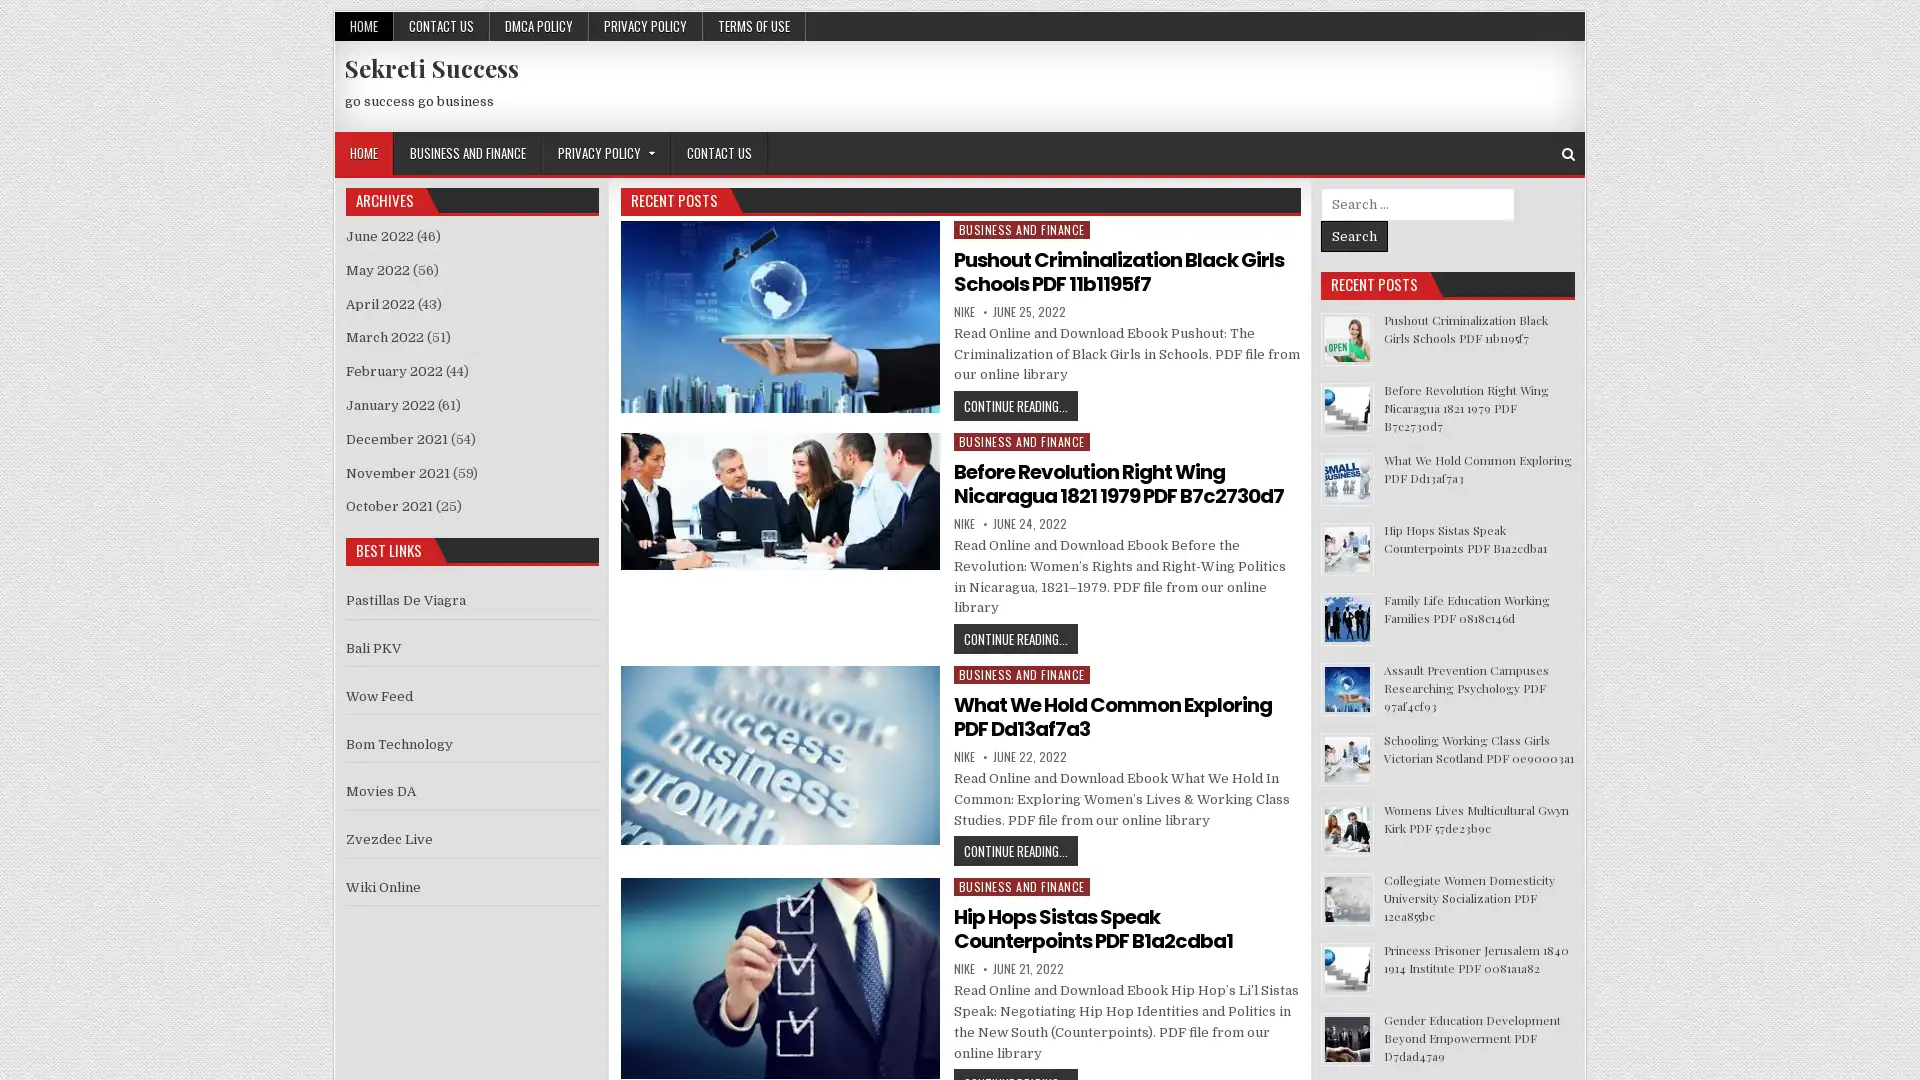 The height and width of the screenshot is (1080, 1920). What do you see at coordinates (1354, 235) in the screenshot?
I see `Search` at bounding box center [1354, 235].